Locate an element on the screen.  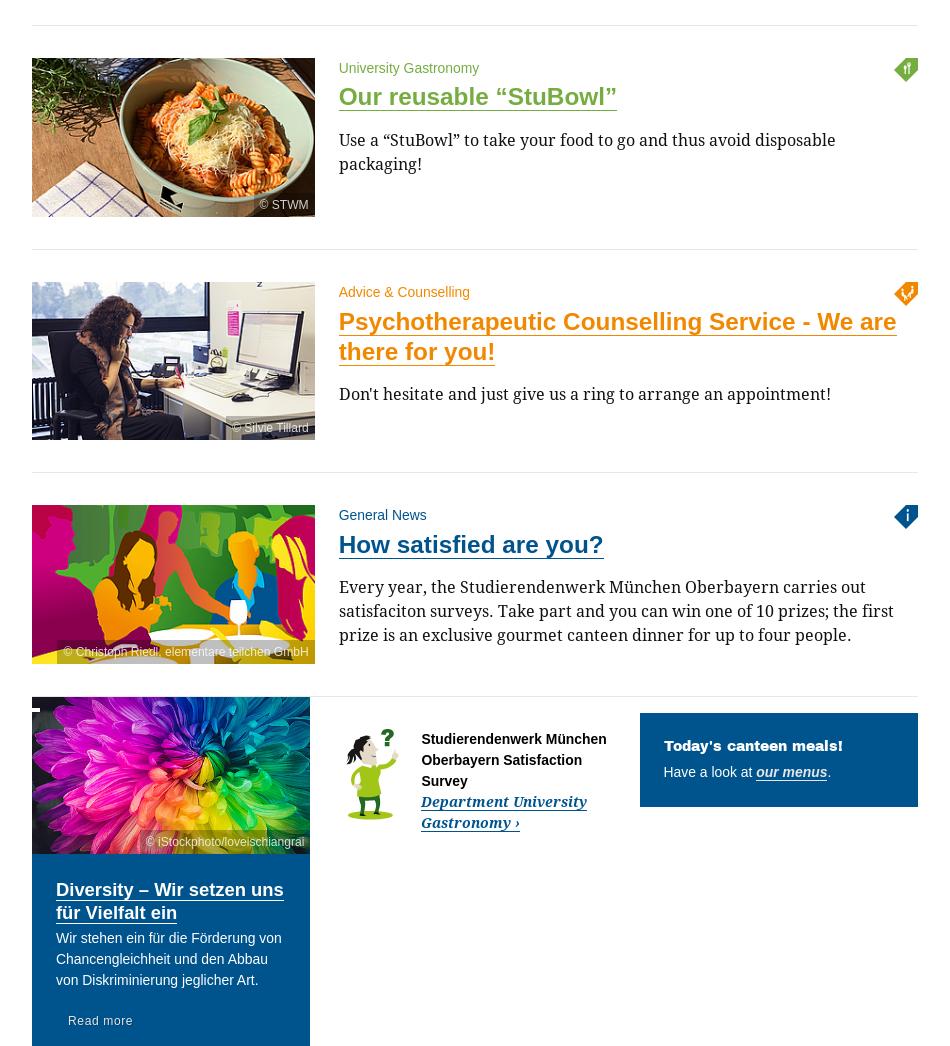
'© Christoph Riedl, elementare teilchen GmbH' is located at coordinates (62, 650).